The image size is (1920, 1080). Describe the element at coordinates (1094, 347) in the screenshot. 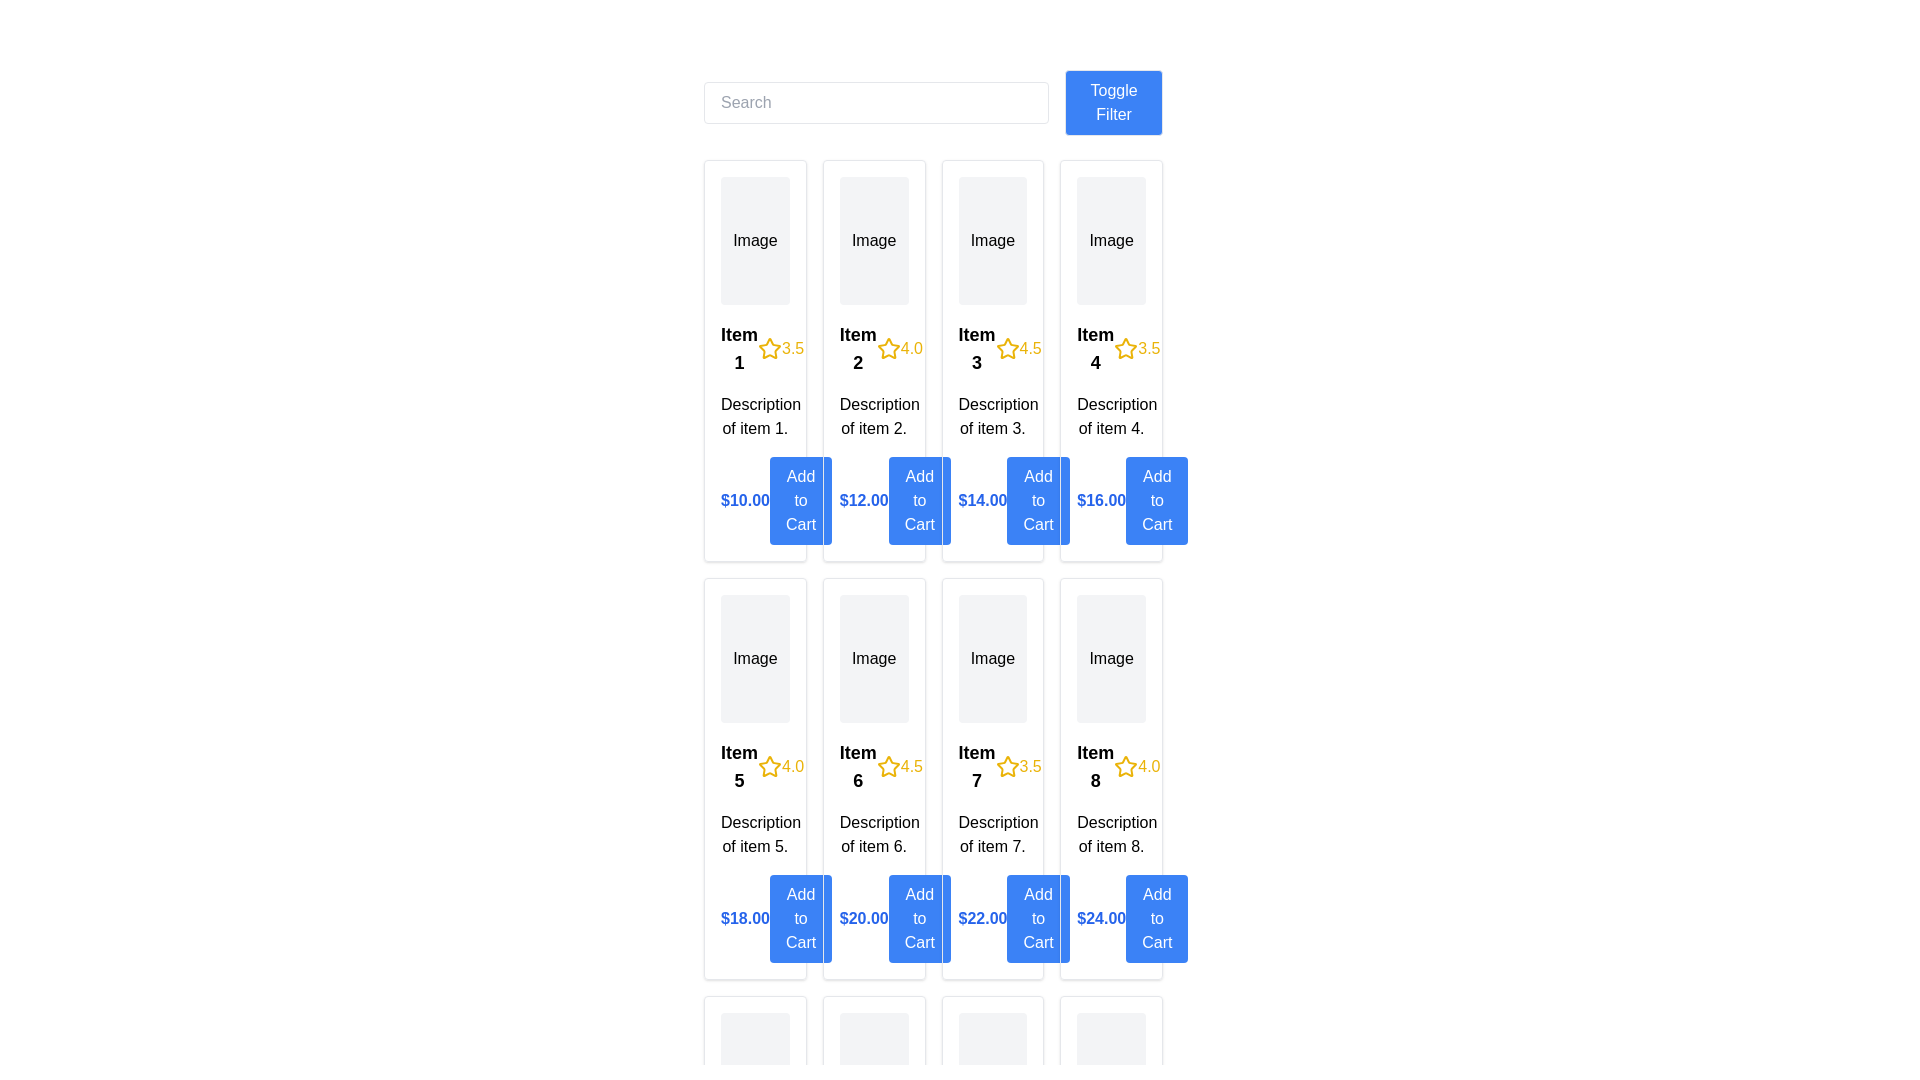

I see `bold text label displaying 'Item 4' located in the upper section of the fourth item card in the grid layout` at that location.